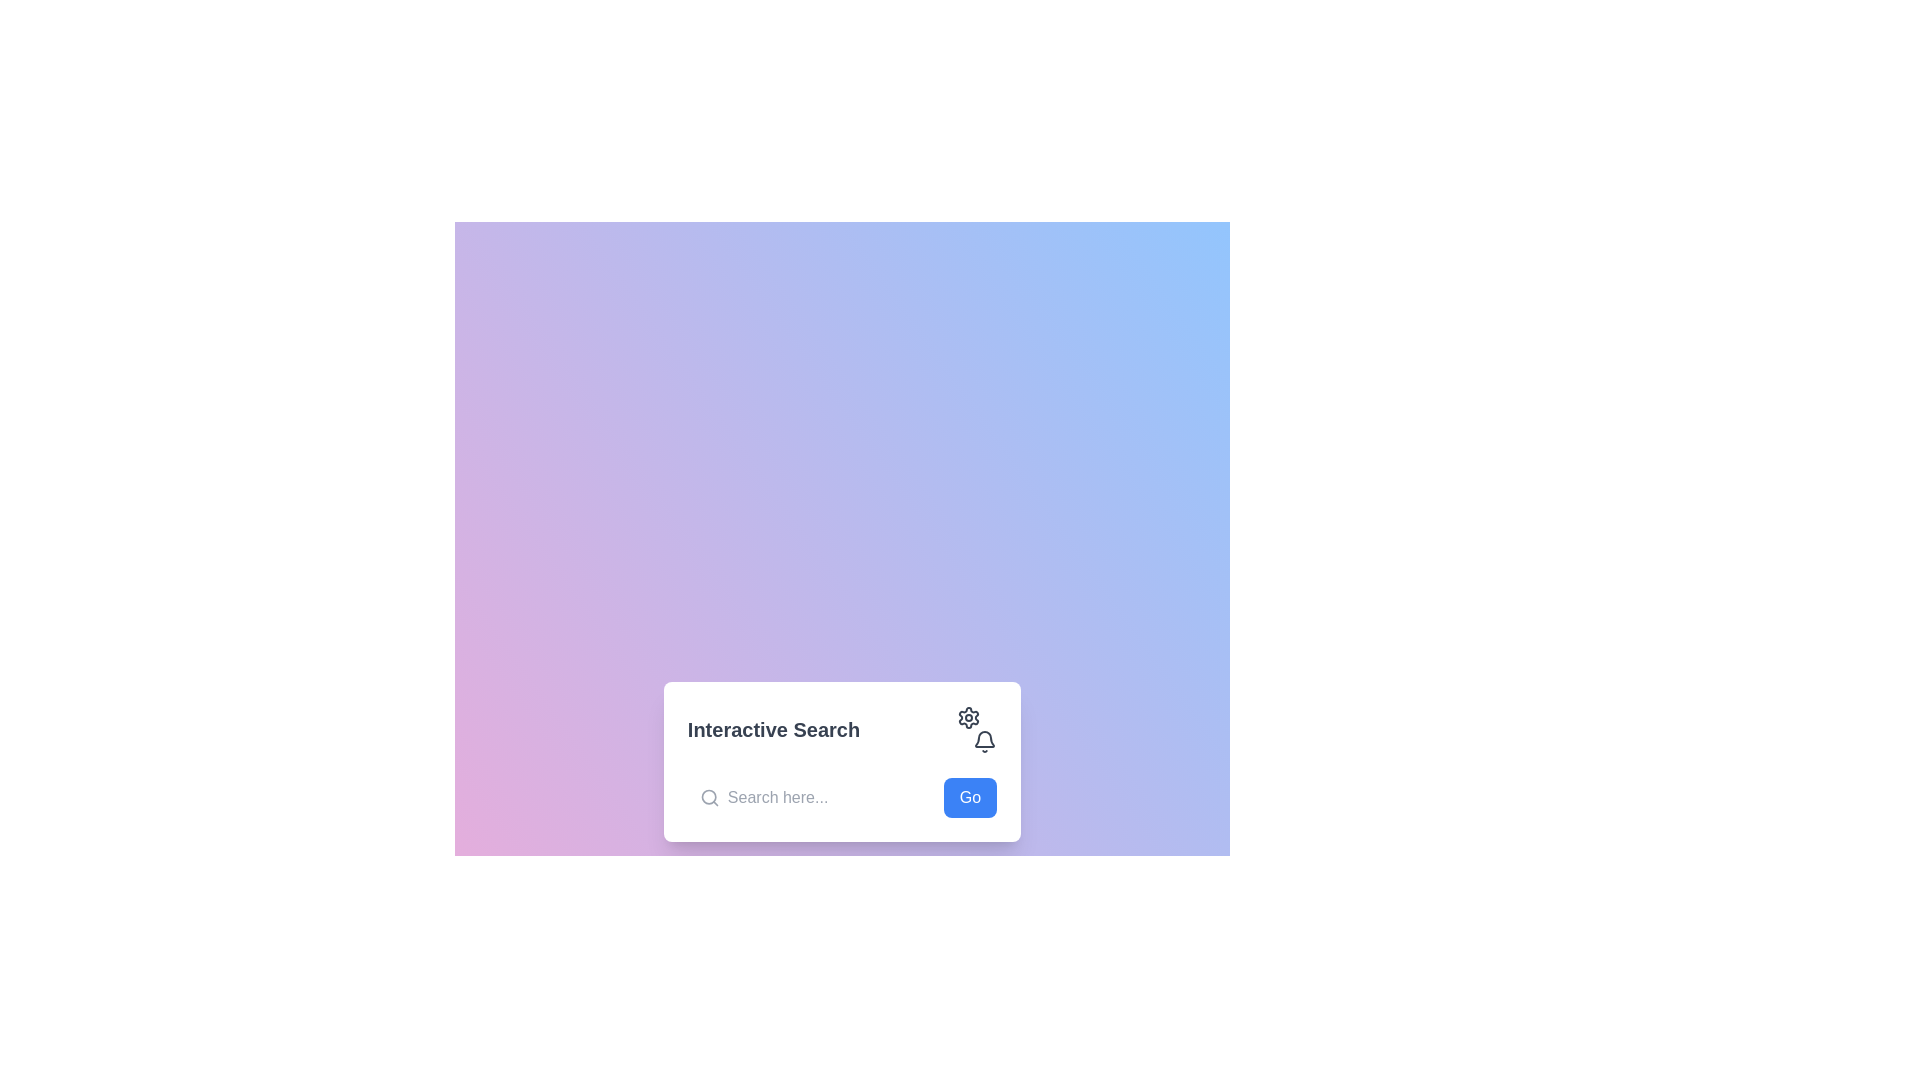 This screenshot has height=1080, width=1920. What do you see at coordinates (970, 797) in the screenshot?
I see `the rounded rectangle button with a blue background and white text reading 'Go' to observe the color change effect` at bounding box center [970, 797].